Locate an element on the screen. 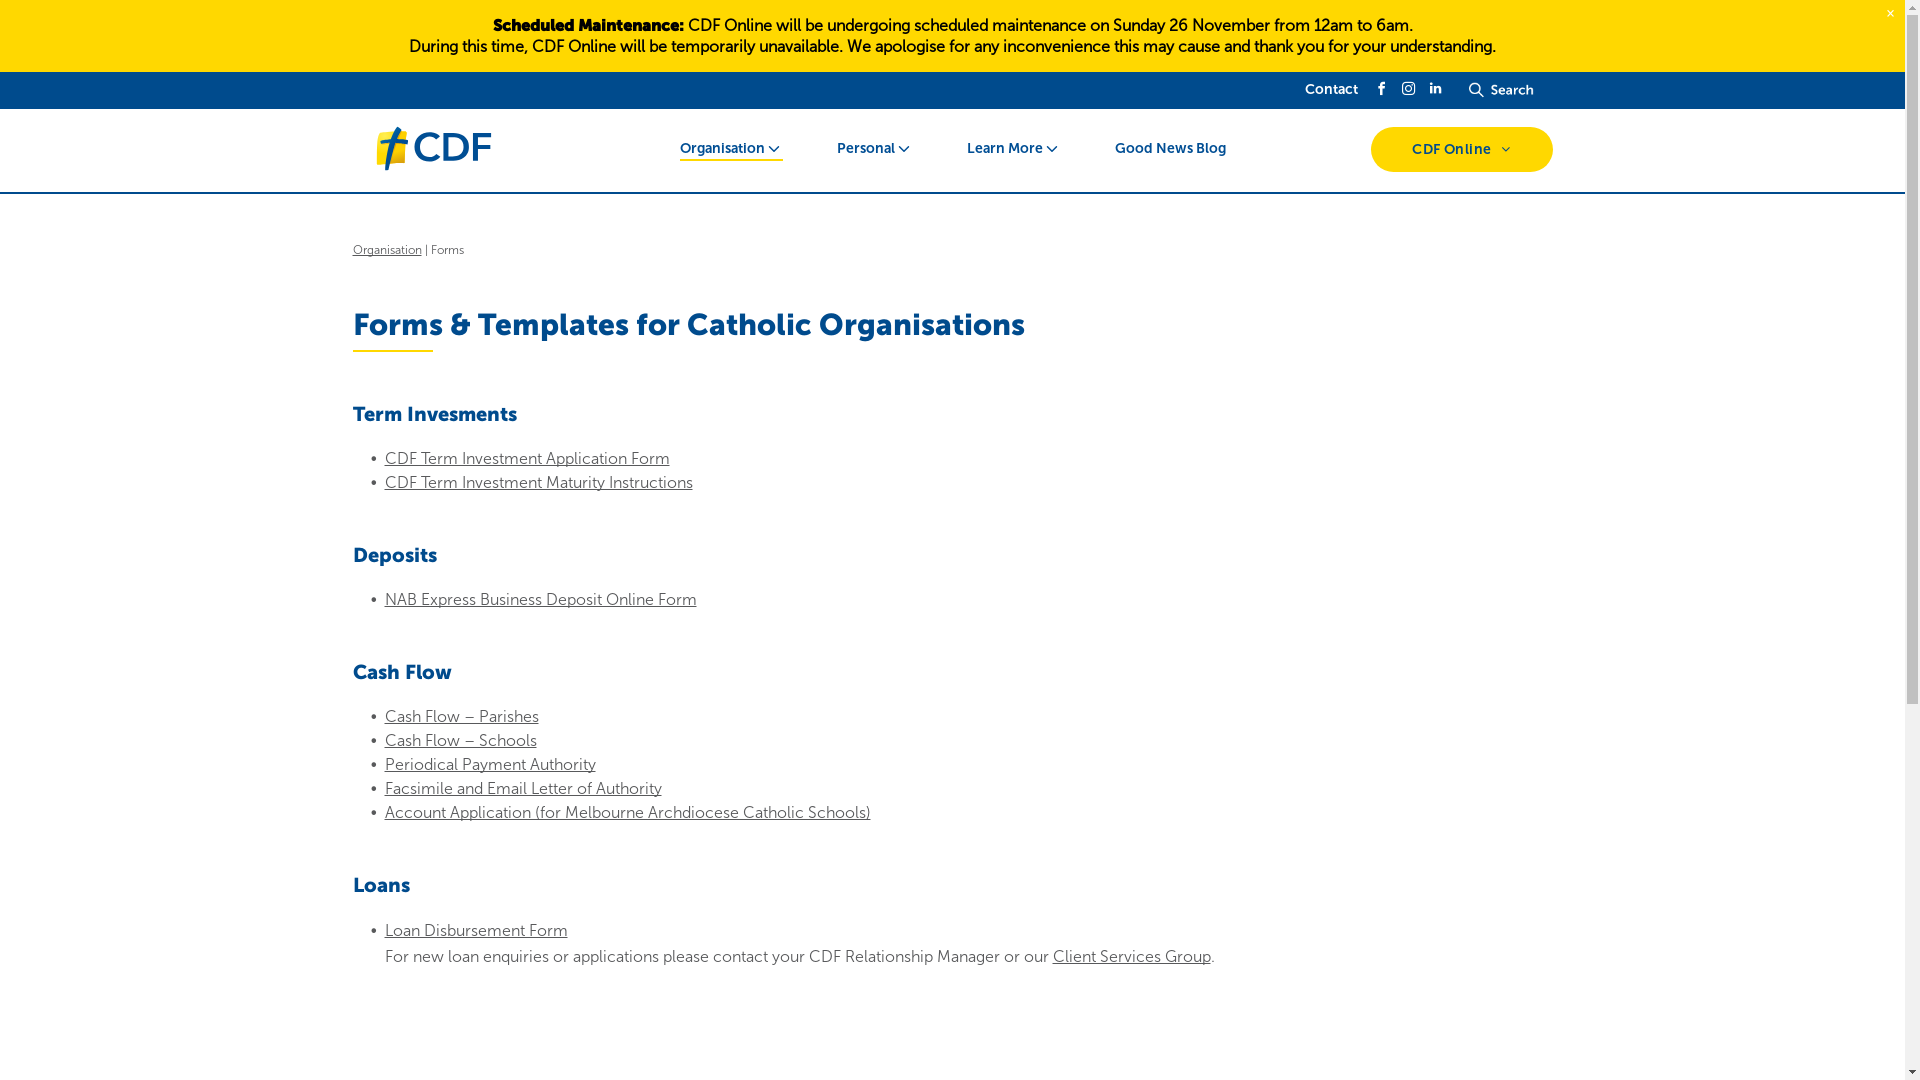 This screenshot has height=1080, width=1920. 'Learn More' is located at coordinates (1004, 147).